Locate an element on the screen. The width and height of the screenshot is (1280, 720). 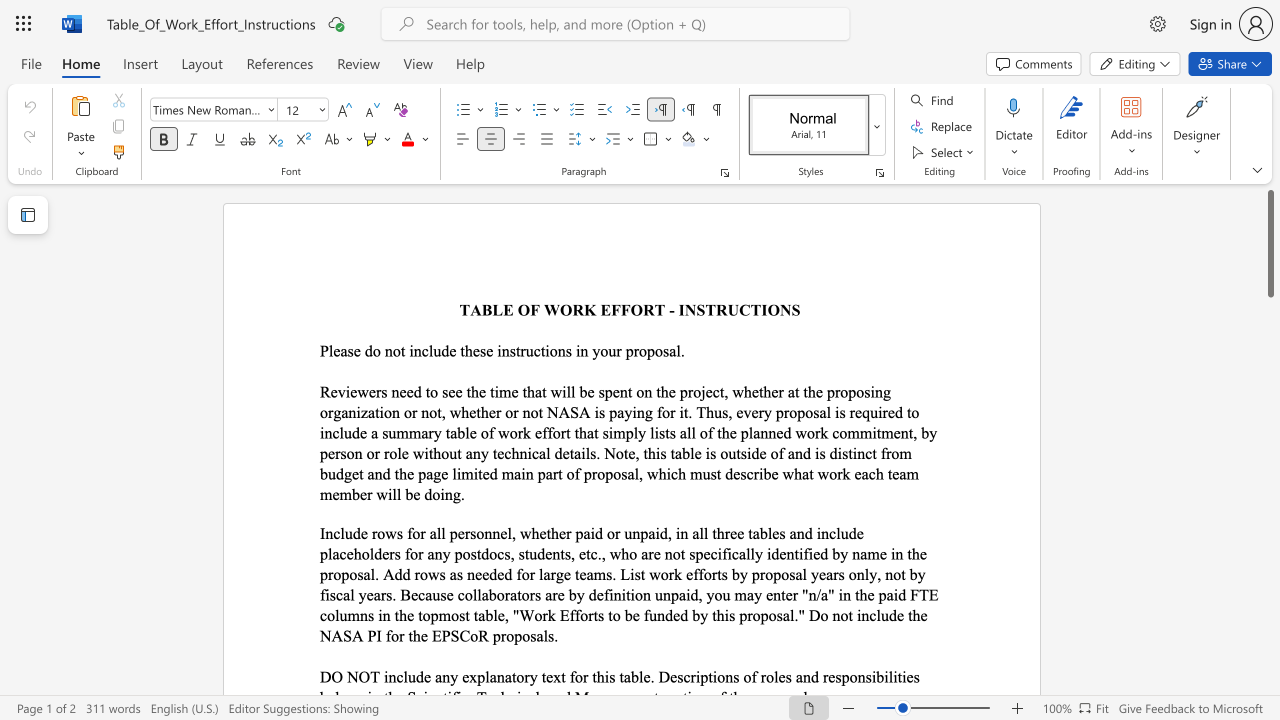
the scrollbar to slide the page down is located at coordinates (1269, 470).